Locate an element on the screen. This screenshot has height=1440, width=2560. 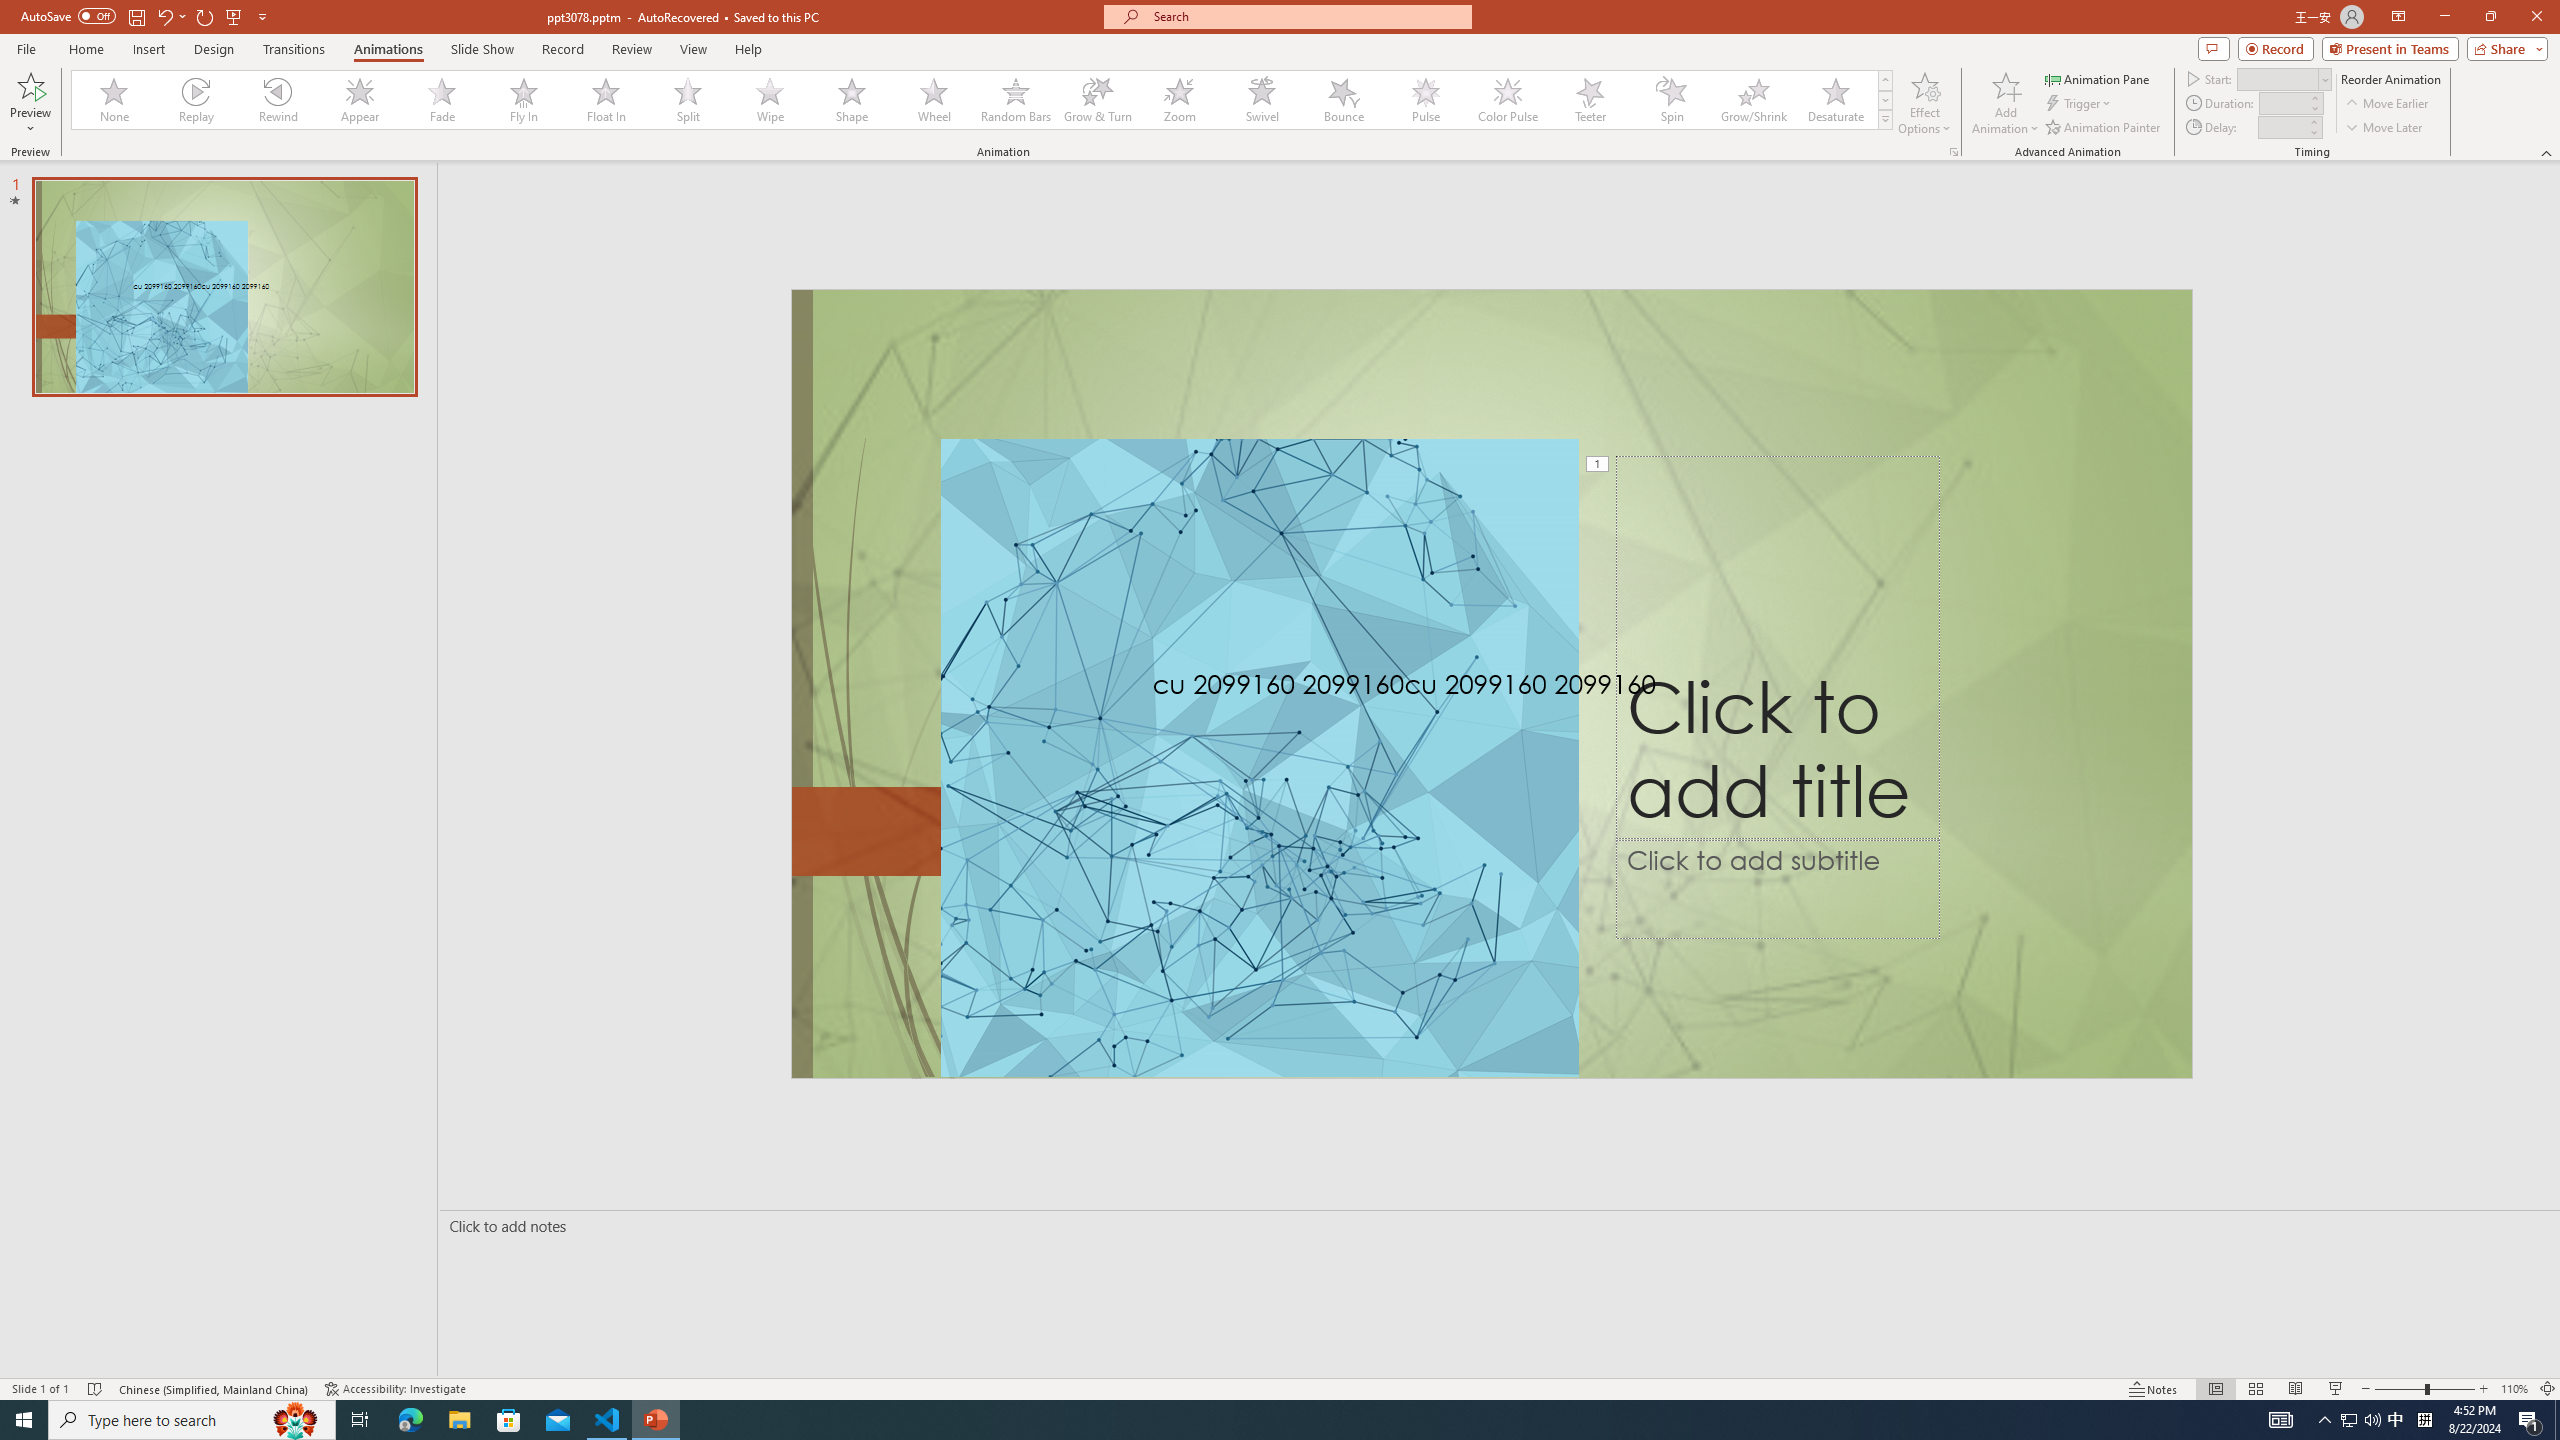
'Replay' is located at coordinates (196, 99).